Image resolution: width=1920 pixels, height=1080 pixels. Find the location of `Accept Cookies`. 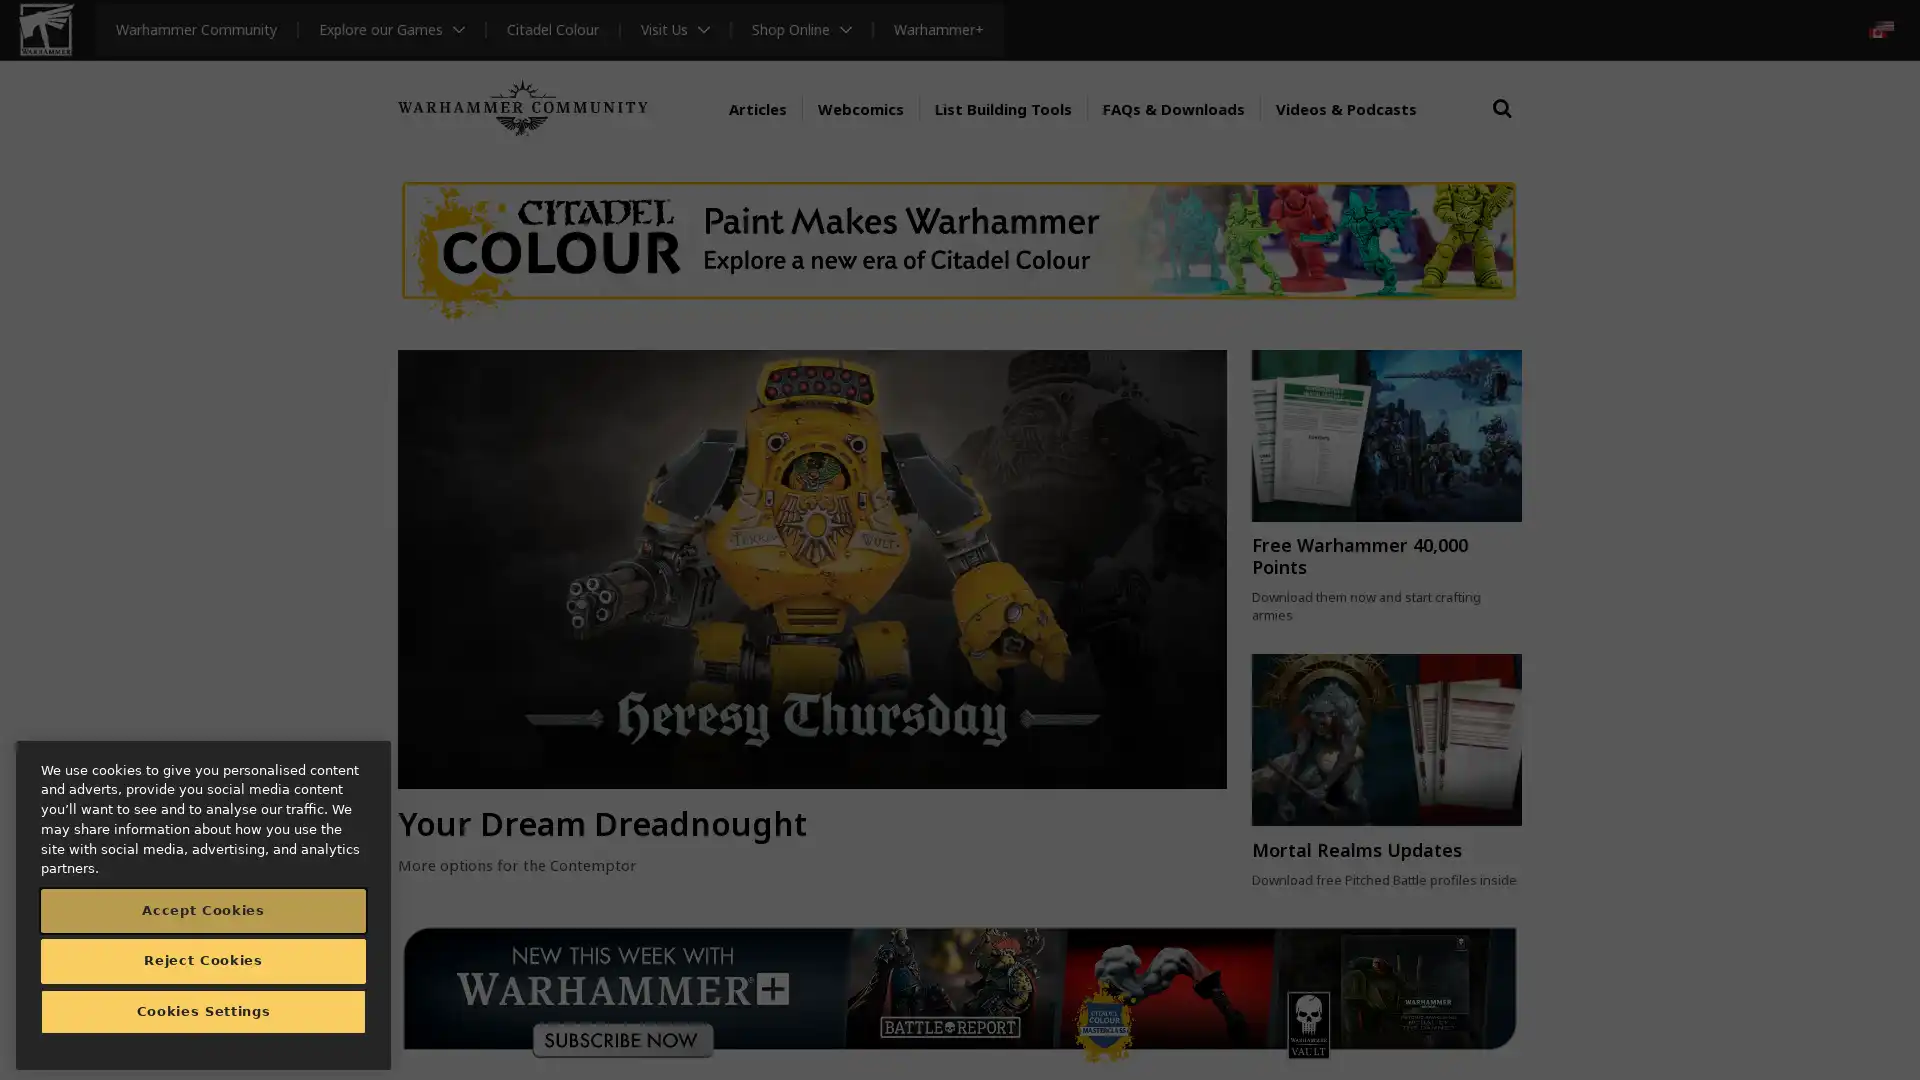

Accept Cookies is located at coordinates (203, 910).